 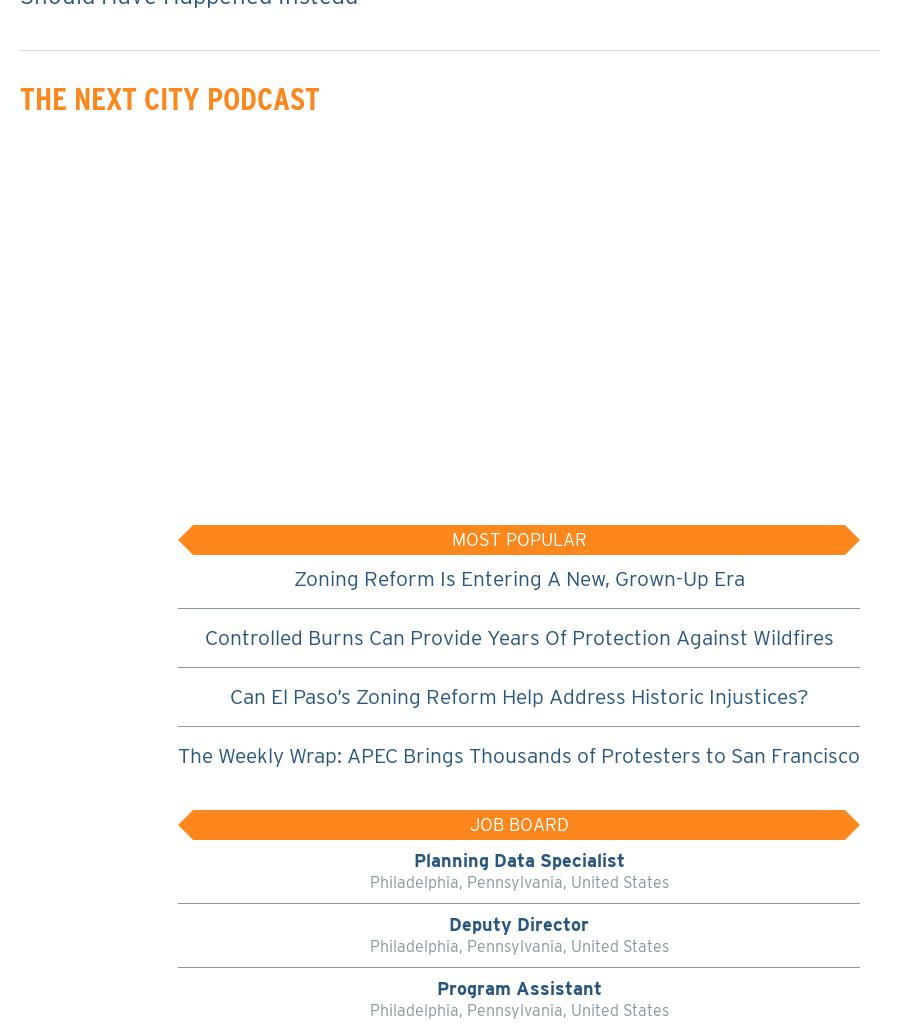 I want to click on 'Planning Data Specialist', so click(x=517, y=859).